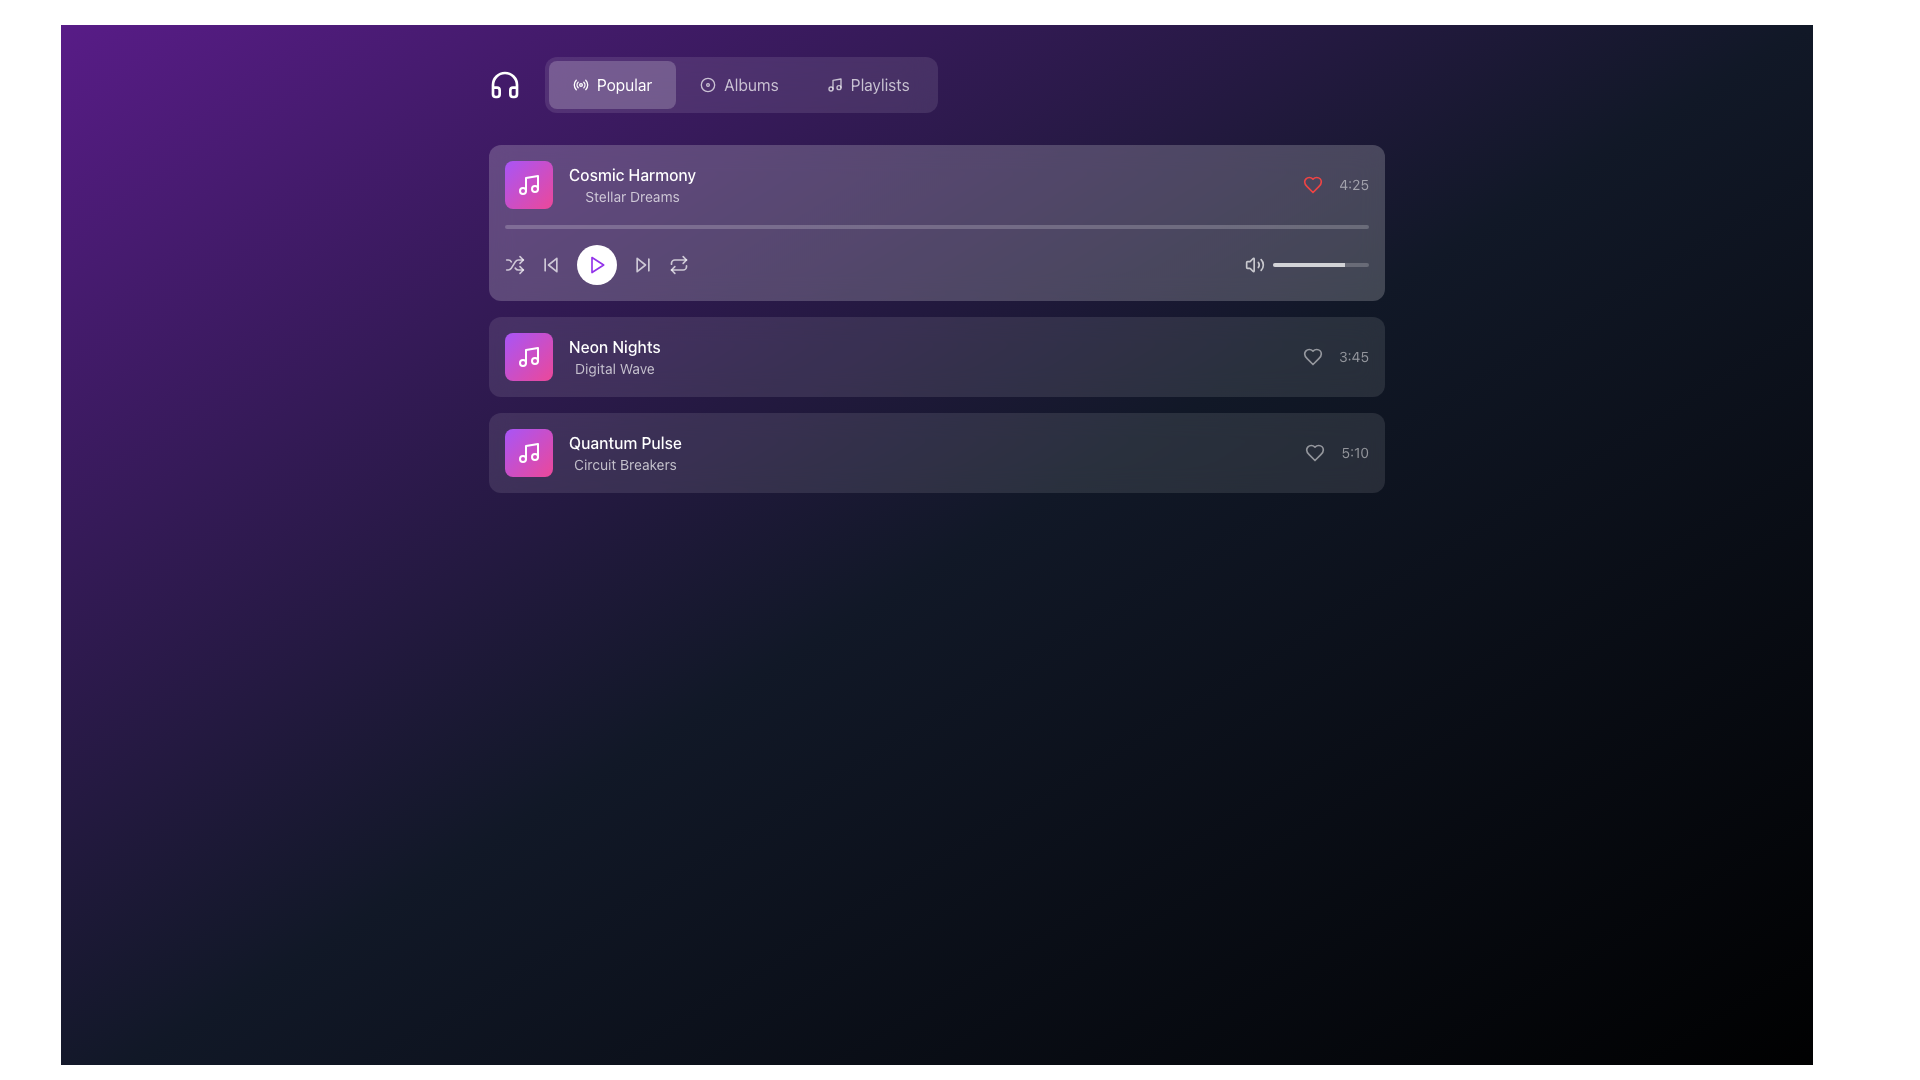 This screenshot has height=1080, width=1920. Describe the element at coordinates (528, 452) in the screenshot. I see `the decorative icon representing the music track 'Quantum Pulse', located to the left of the text label 'Quantum Pulse'` at that location.